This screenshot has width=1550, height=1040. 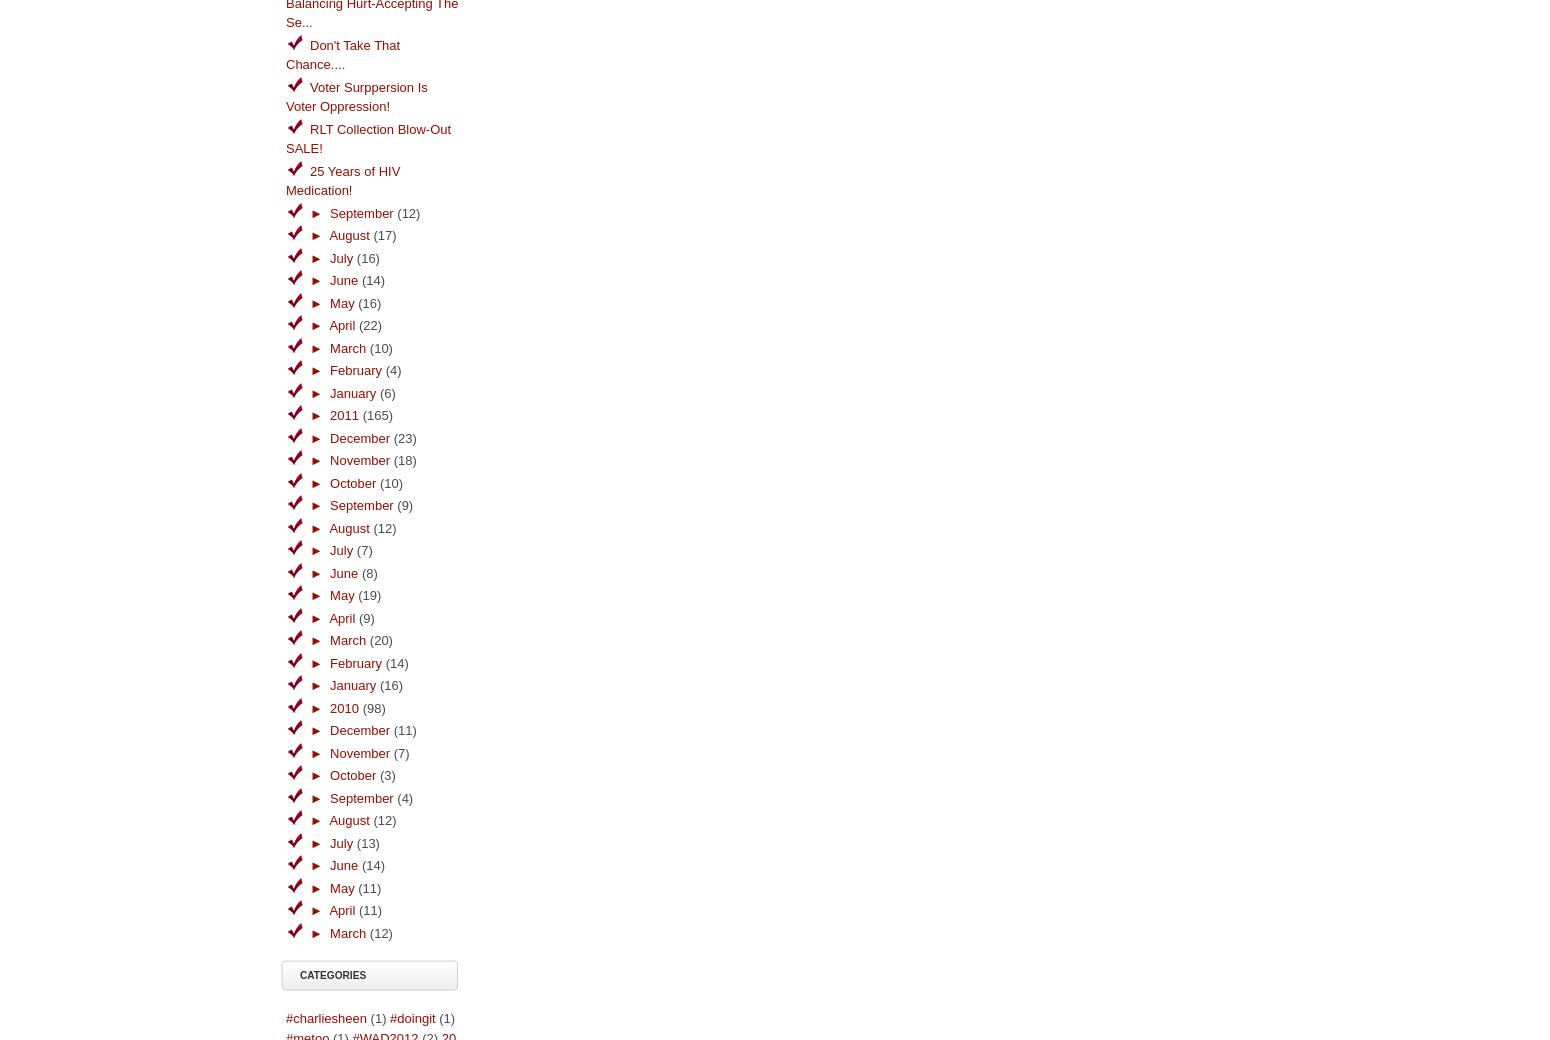 What do you see at coordinates (367, 138) in the screenshot?
I see `'RLT Collection Blow-Out SALE!'` at bounding box center [367, 138].